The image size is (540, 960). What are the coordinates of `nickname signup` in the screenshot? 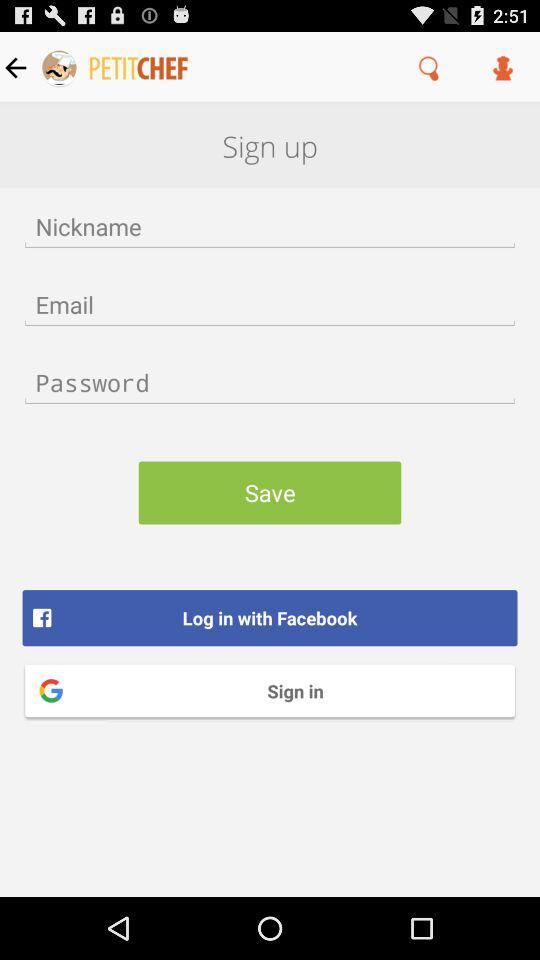 It's located at (270, 226).